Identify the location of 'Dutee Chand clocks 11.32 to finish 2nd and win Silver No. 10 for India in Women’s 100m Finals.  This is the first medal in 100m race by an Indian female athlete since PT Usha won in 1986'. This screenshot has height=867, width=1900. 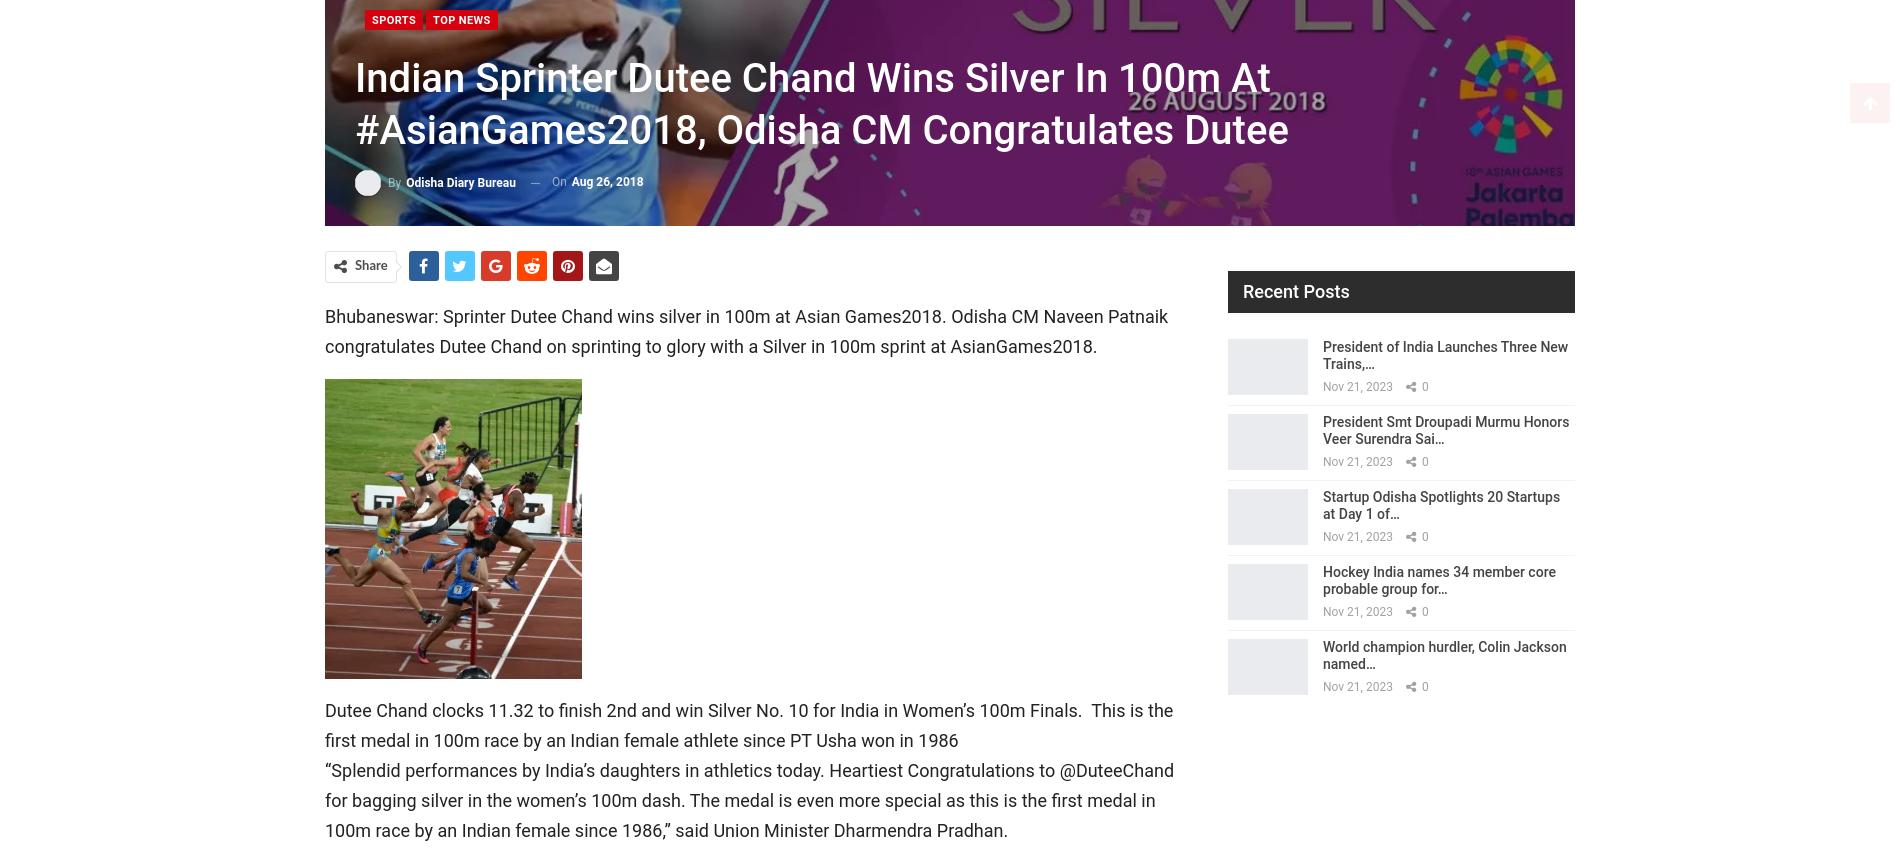
(747, 724).